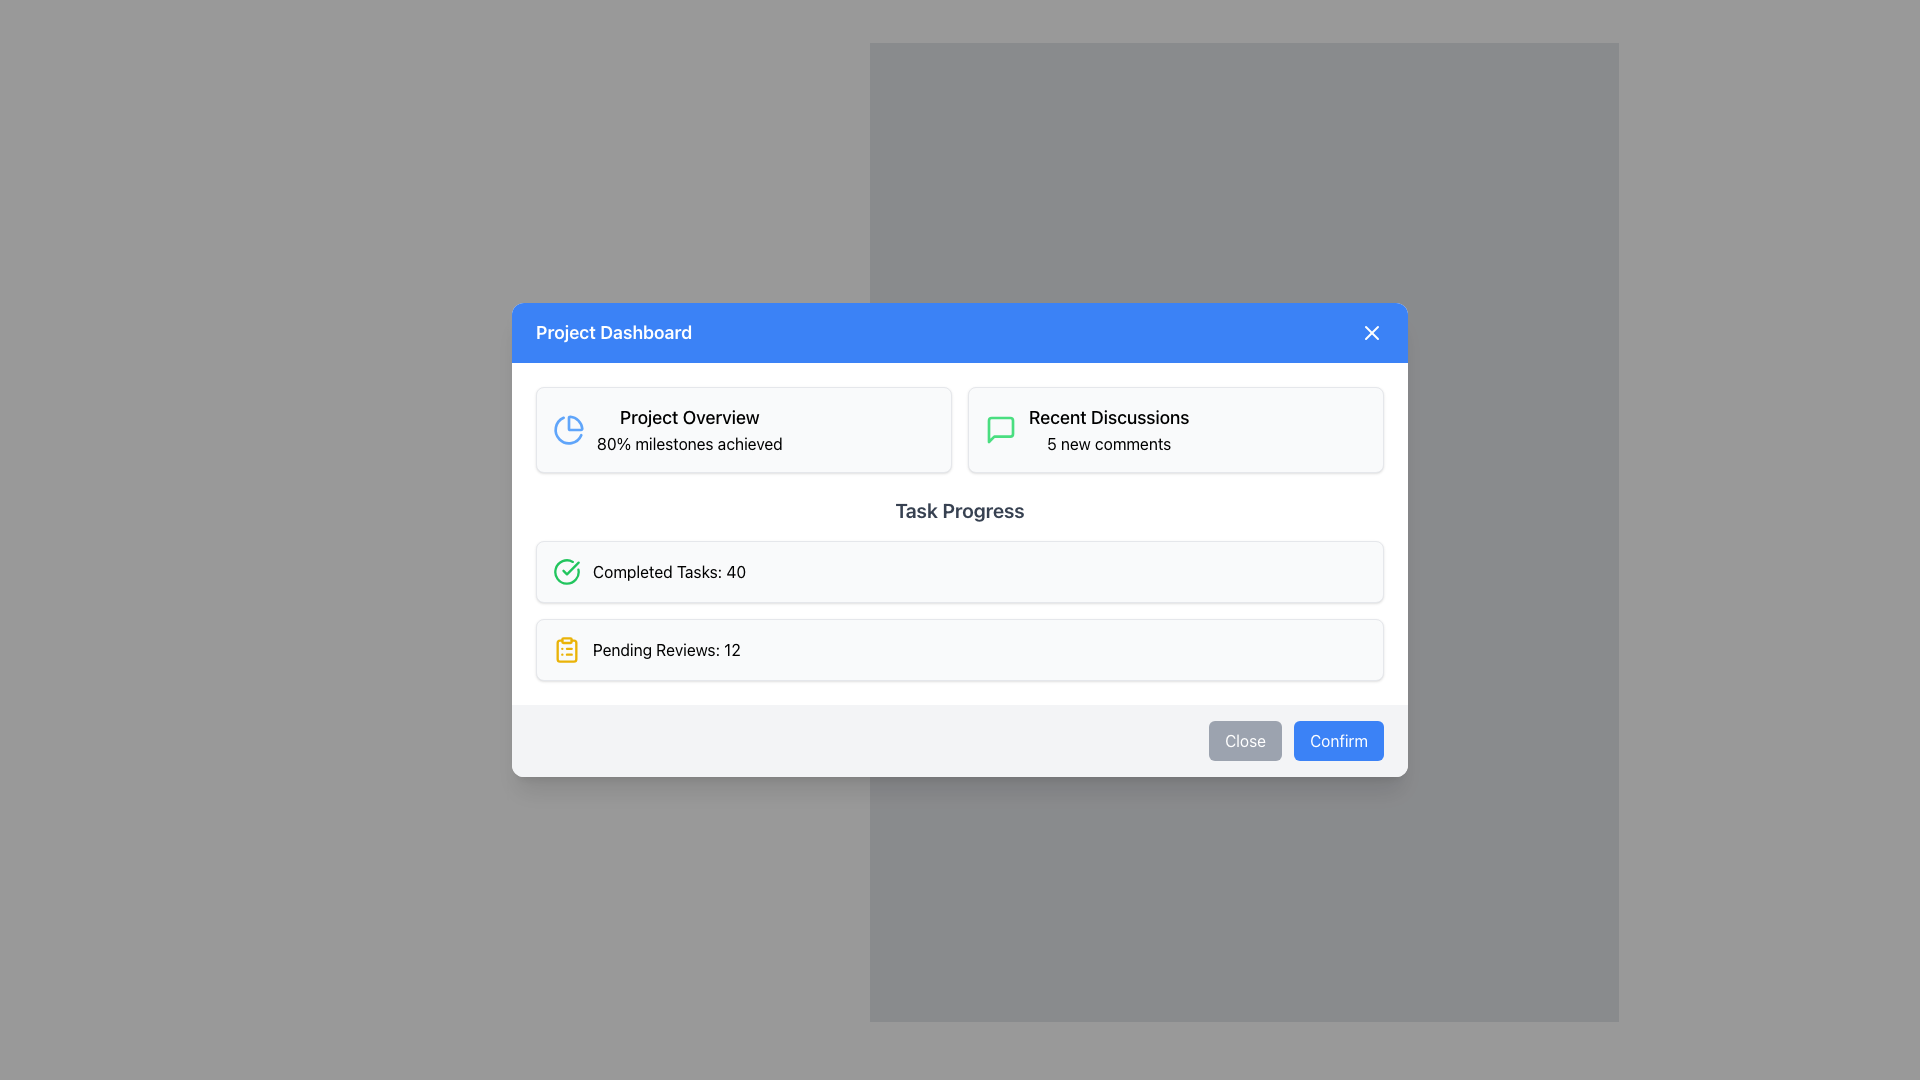  What do you see at coordinates (1001, 428) in the screenshot?
I see `the speech bubble icon with a green outline located to the left of the 'Recent Discussions' text in the upper-right box of the dialog` at bounding box center [1001, 428].